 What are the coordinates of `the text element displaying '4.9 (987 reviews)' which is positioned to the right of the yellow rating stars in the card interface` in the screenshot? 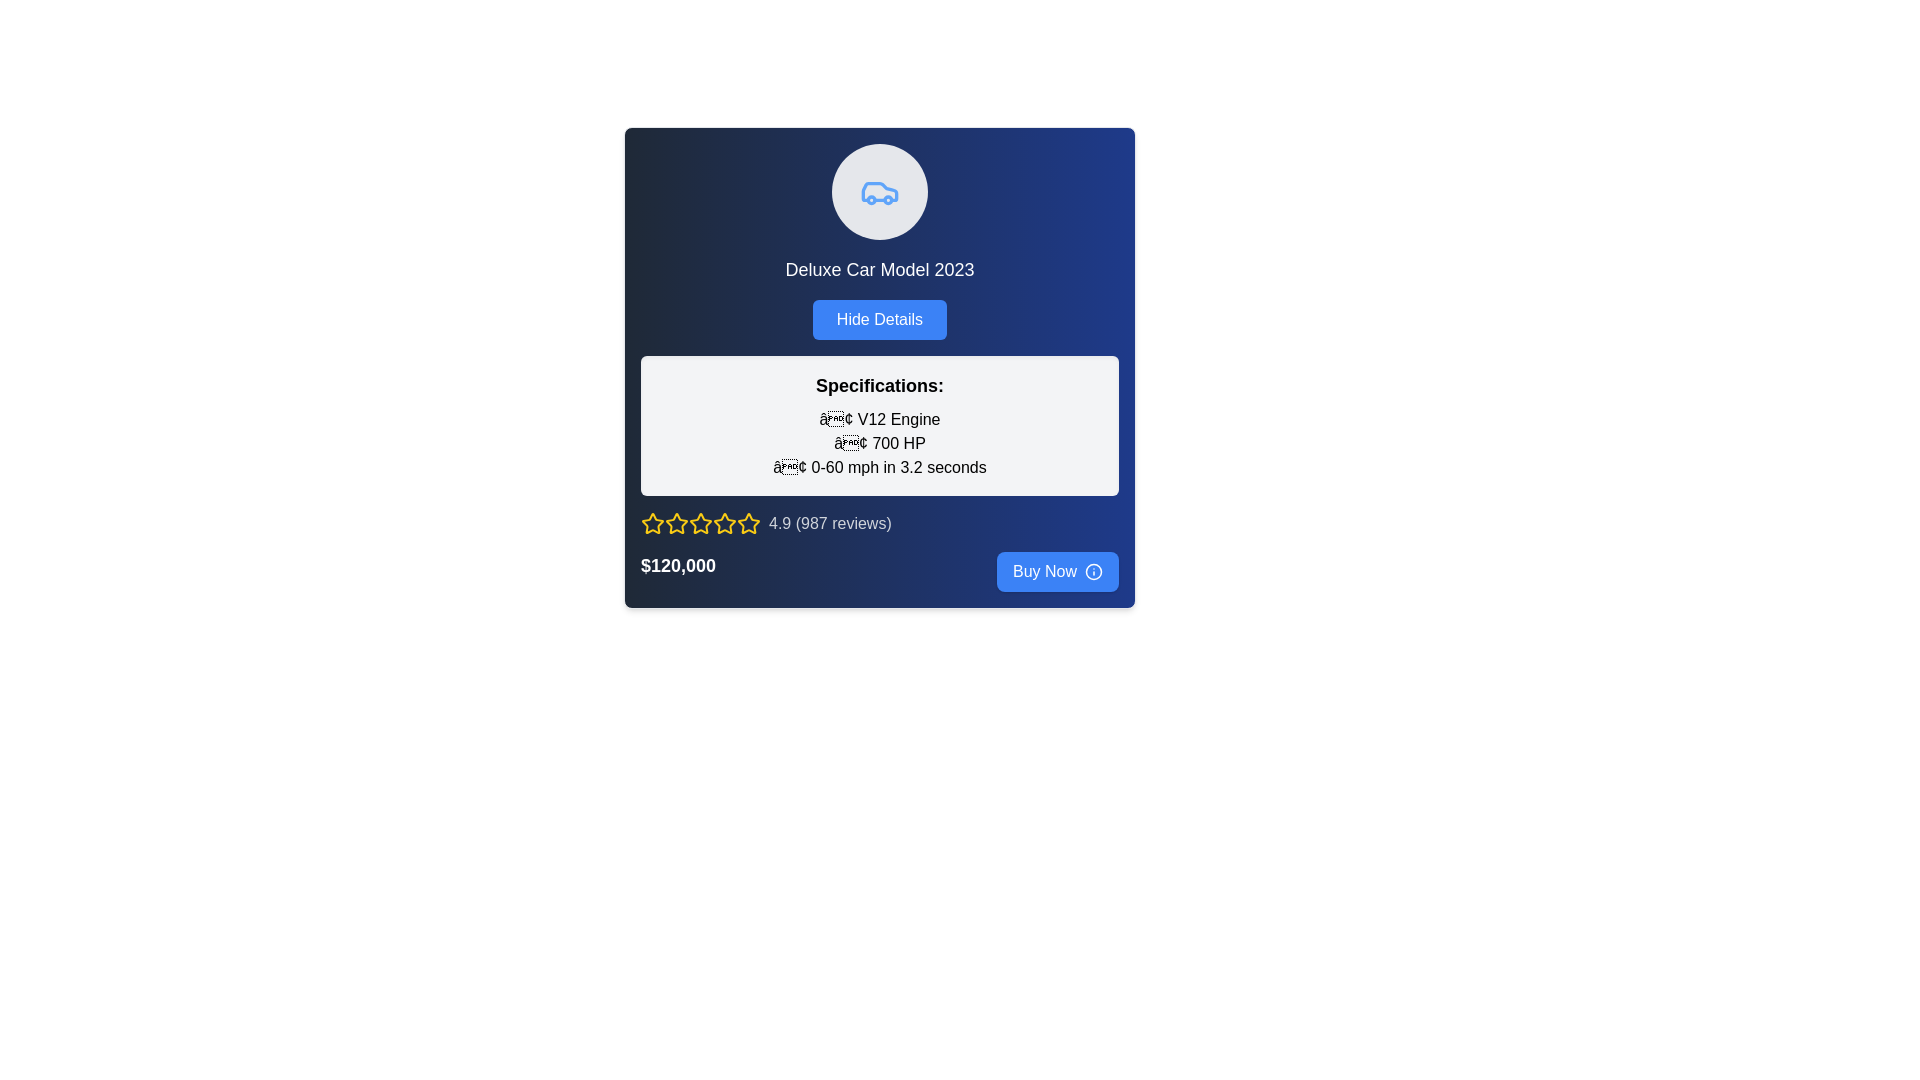 It's located at (830, 523).